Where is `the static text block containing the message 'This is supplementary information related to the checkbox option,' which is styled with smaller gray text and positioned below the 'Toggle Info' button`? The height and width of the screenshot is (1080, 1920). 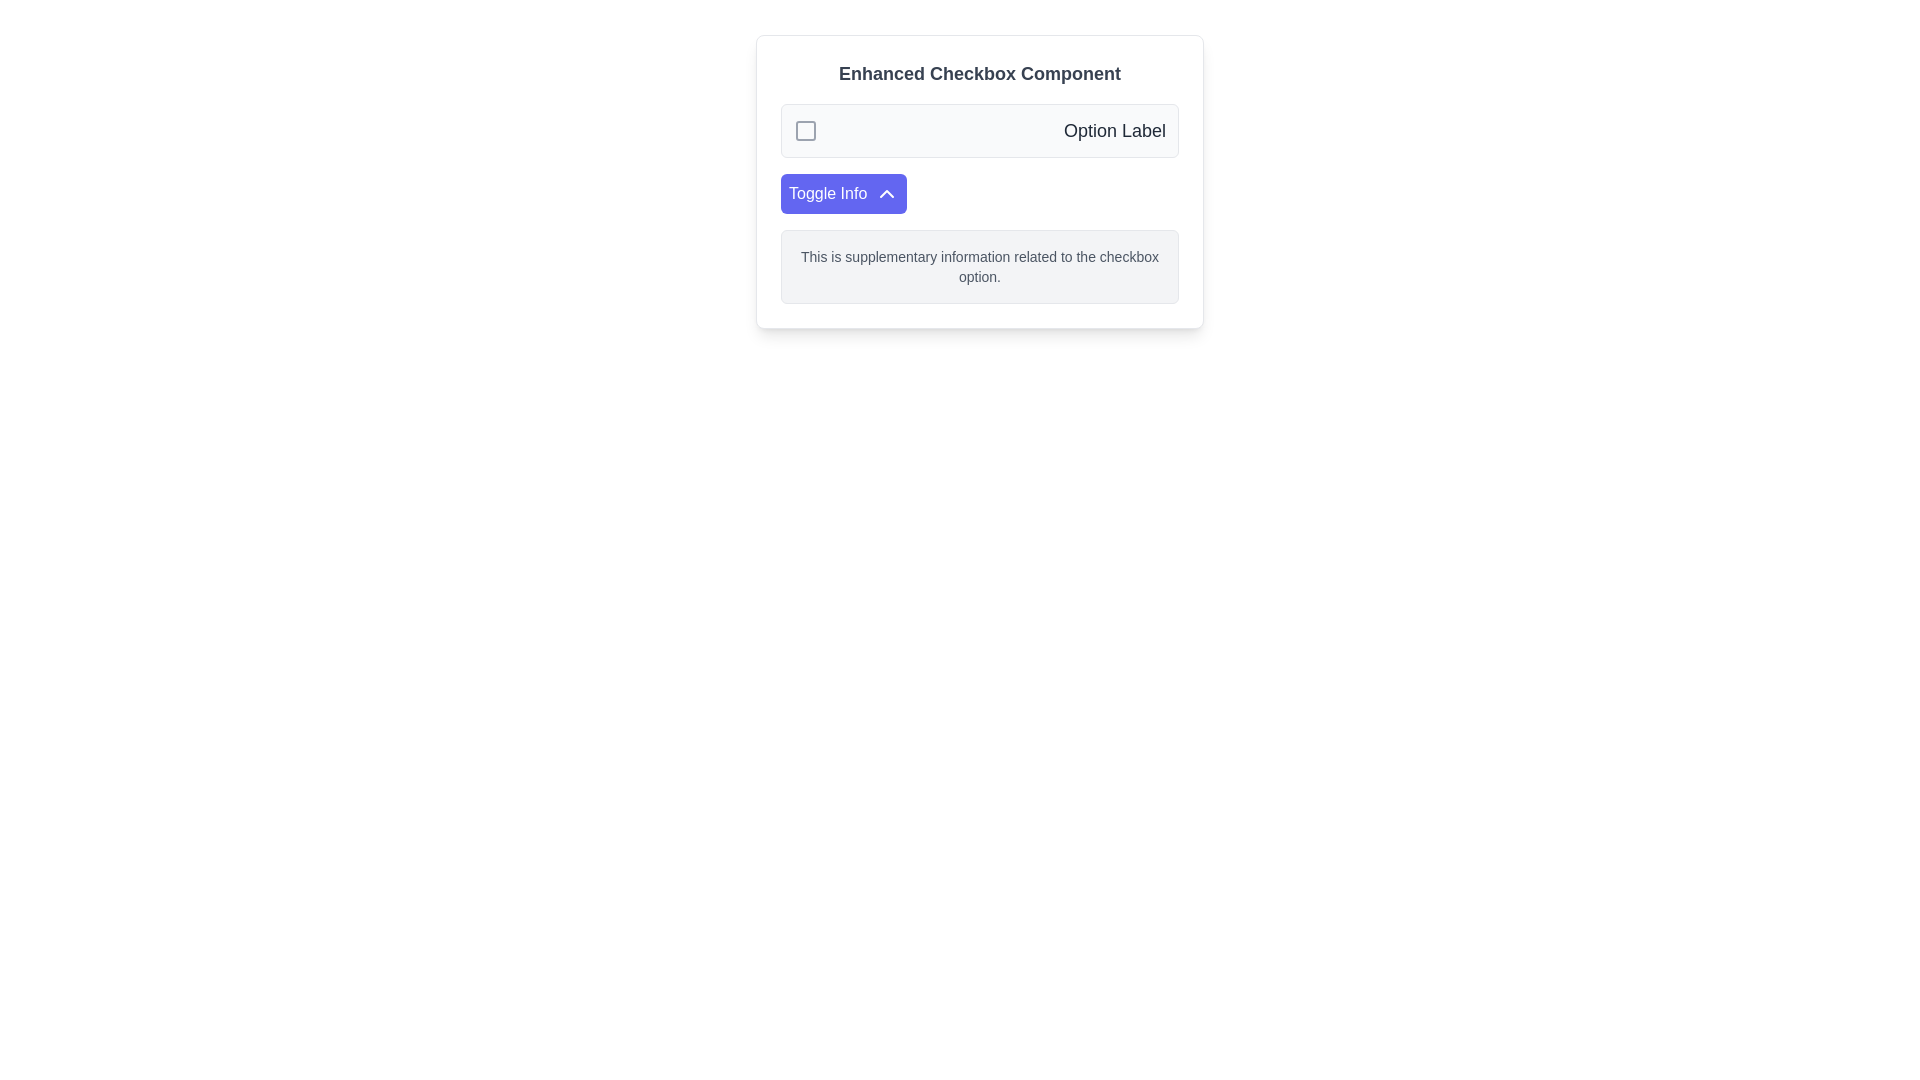
the static text block containing the message 'This is supplementary information related to the checkbox option,' which is styled with smaller gray text and positioned below the 'Toggle Info' button is located at coordinates (979, 265).